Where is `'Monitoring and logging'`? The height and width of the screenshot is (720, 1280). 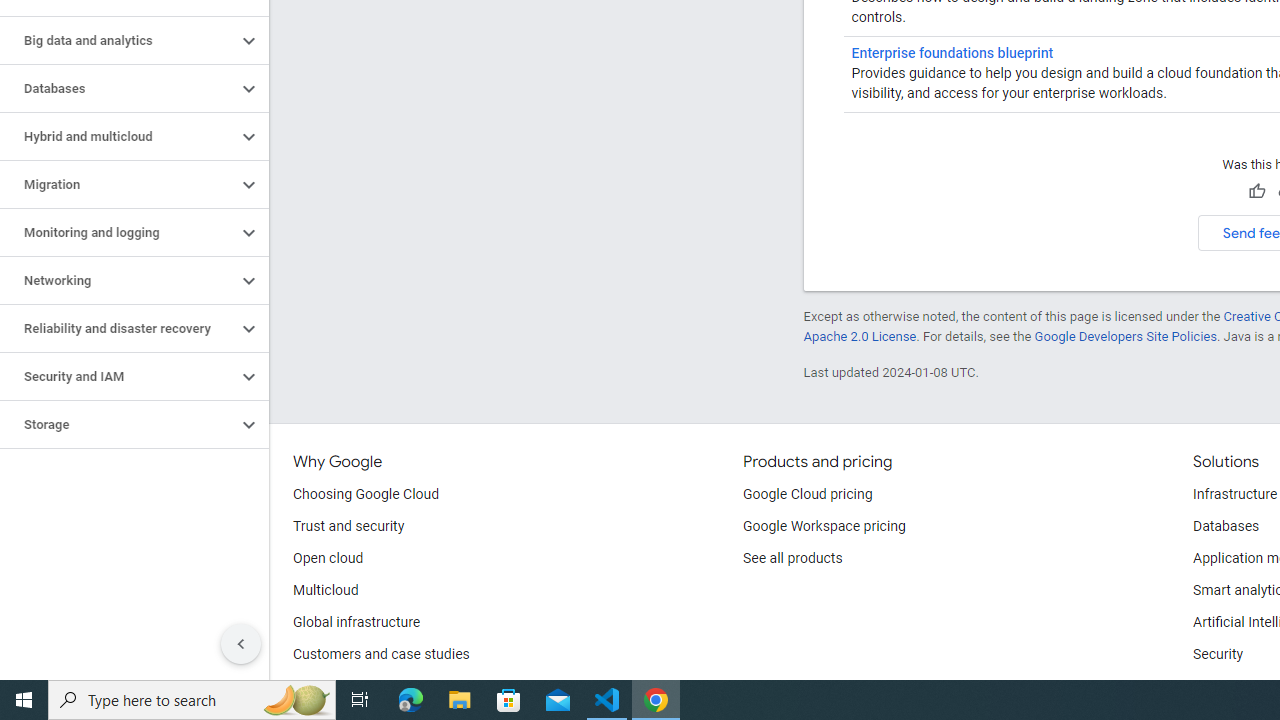
'Monitoring and logging' is located at coordinates (117, 231).